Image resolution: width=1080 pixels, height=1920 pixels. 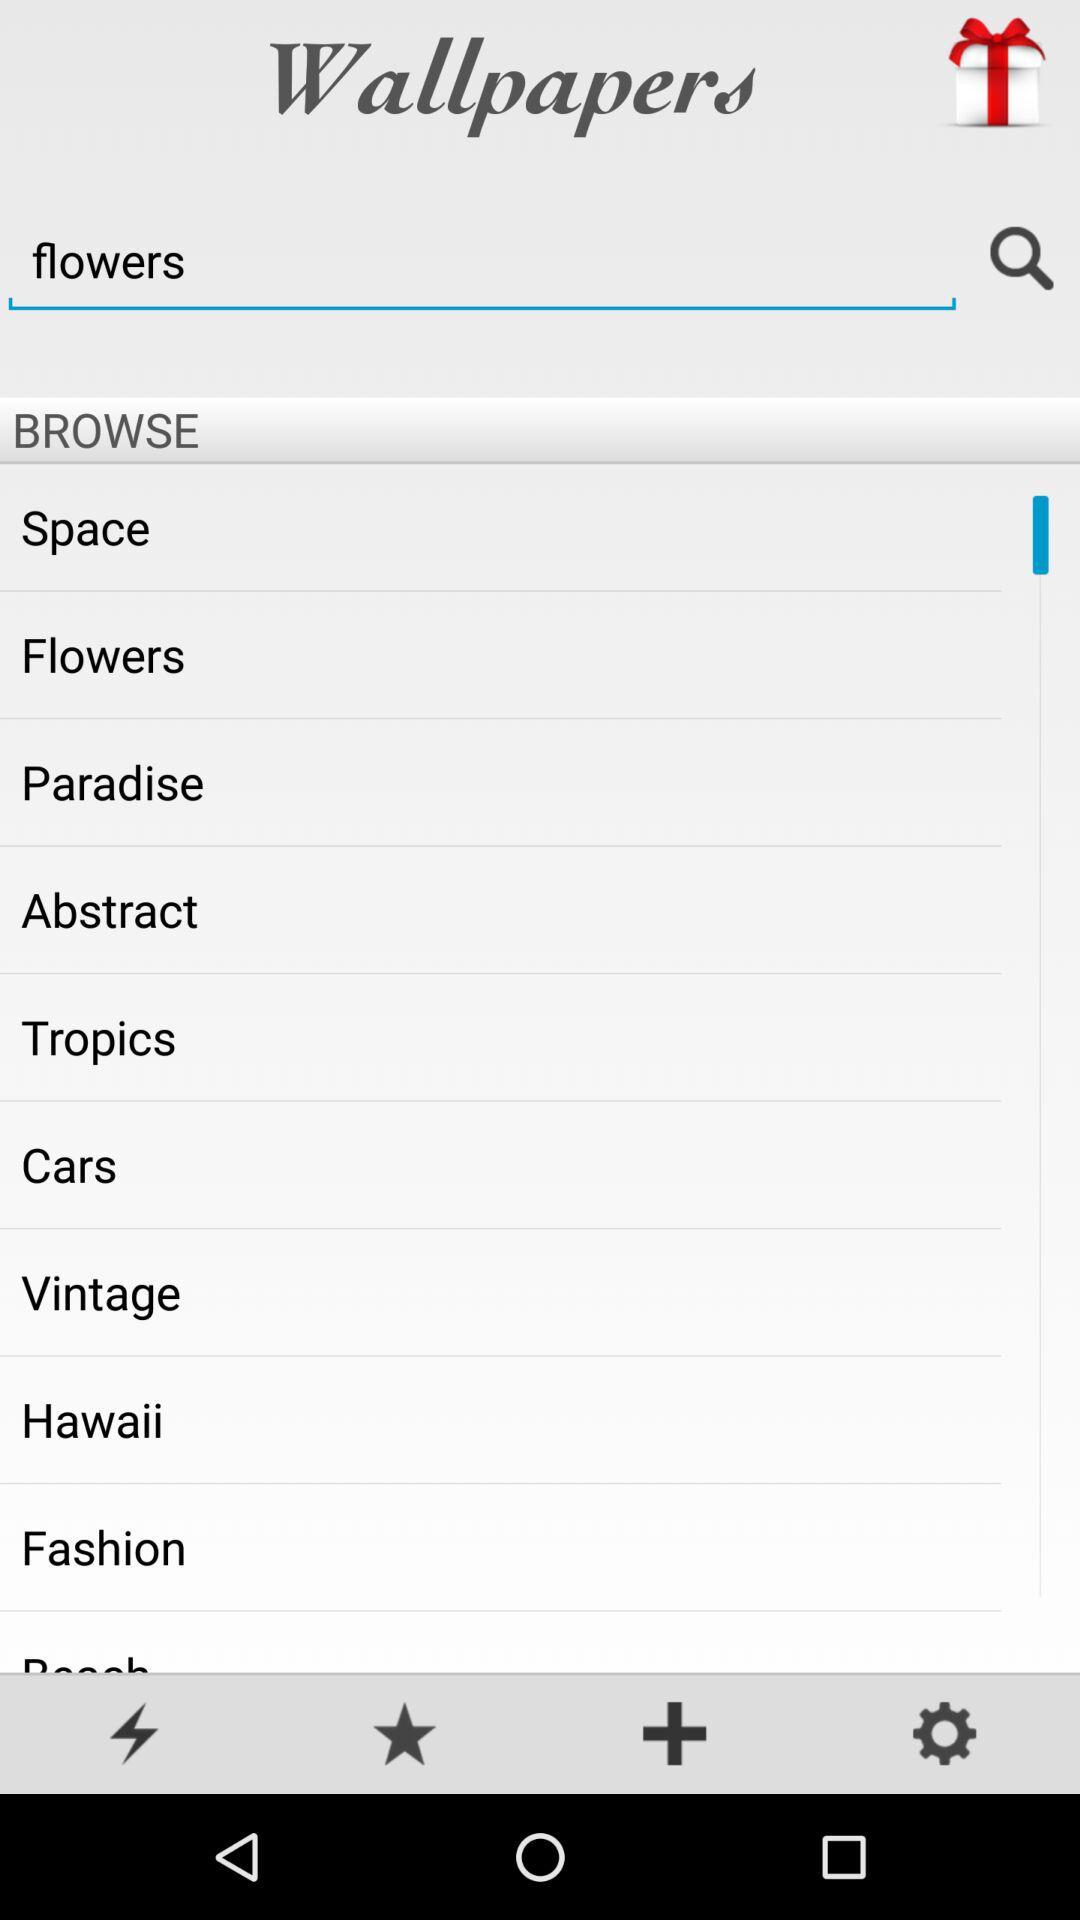 I want to click on search for wallpapers, so click(x=1022, y=259).